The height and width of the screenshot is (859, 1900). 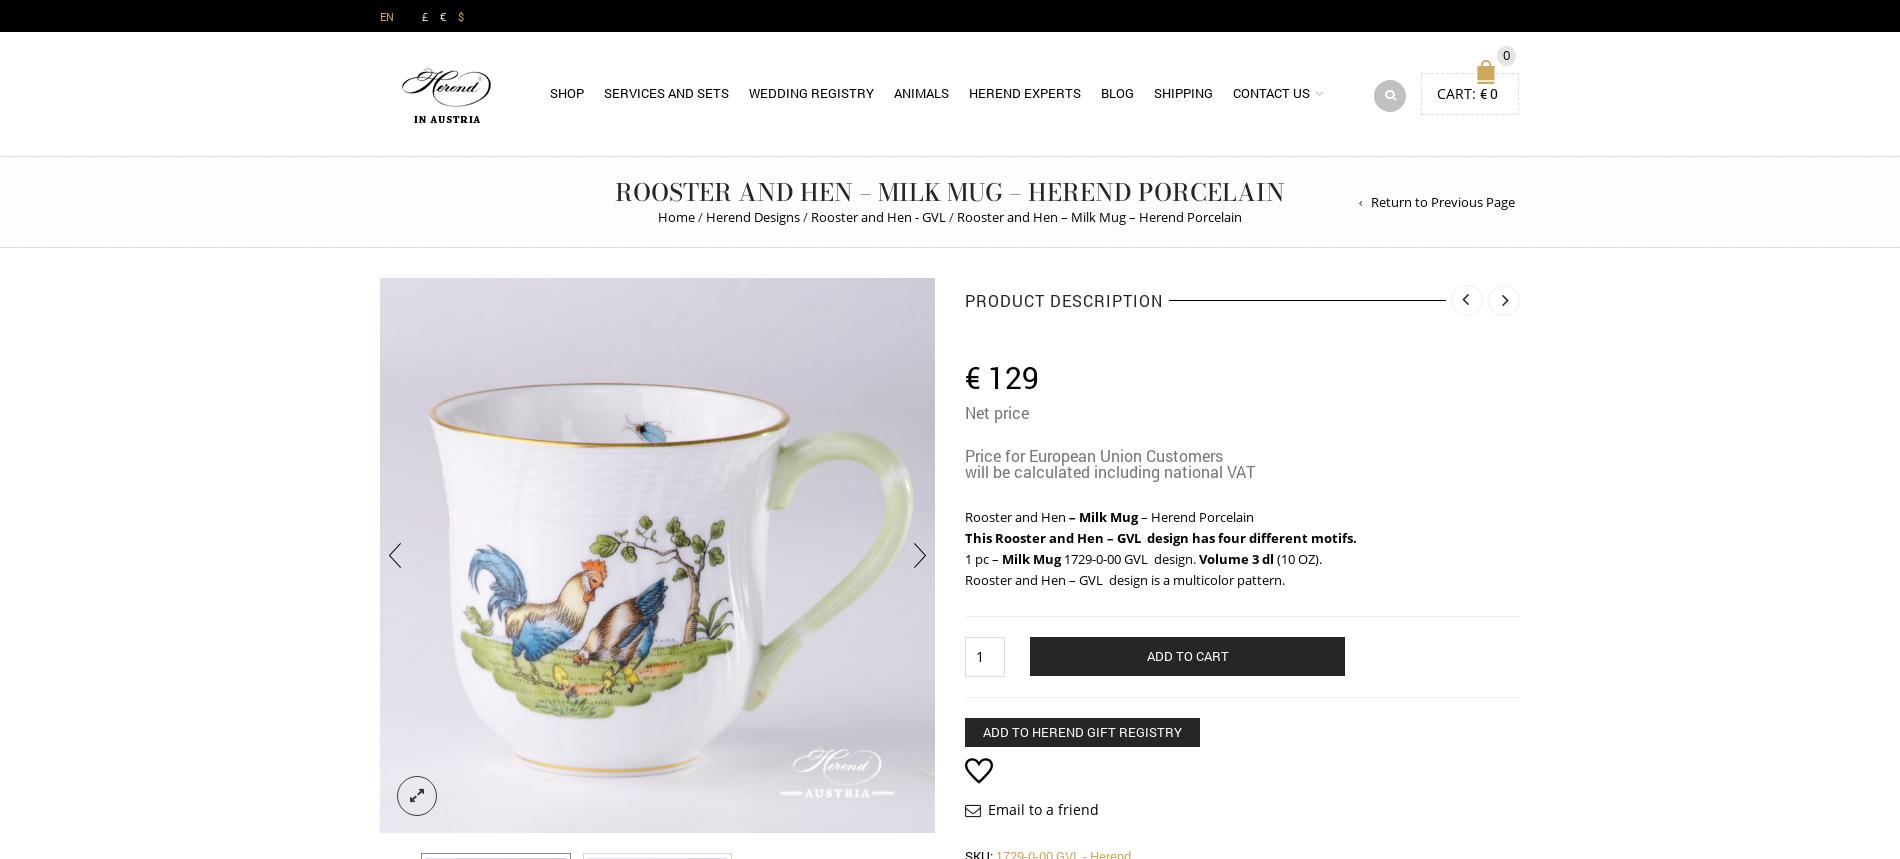 I want to click on 'Volume 3 dl', so click(x=1198, y=558).